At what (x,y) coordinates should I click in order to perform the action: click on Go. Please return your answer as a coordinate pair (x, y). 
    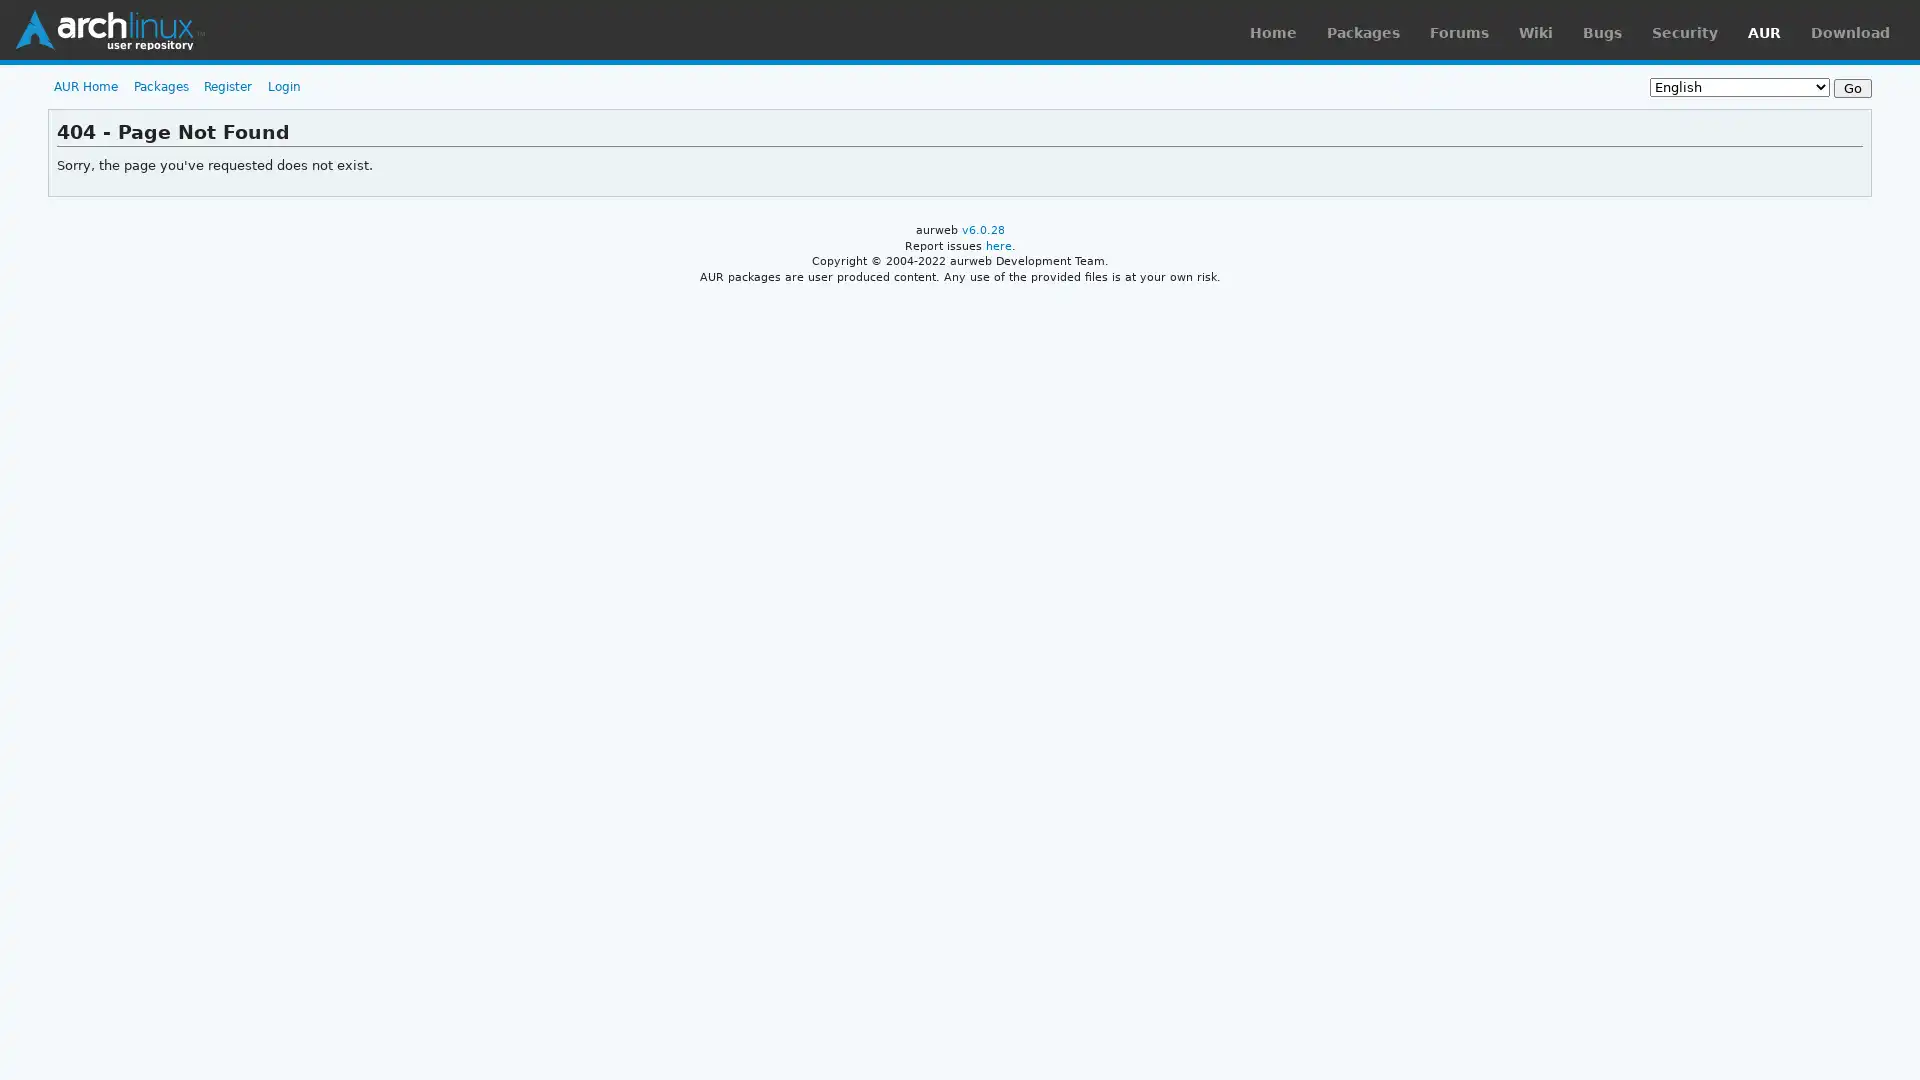
    Looking at the image, I should click on (1851, 87).